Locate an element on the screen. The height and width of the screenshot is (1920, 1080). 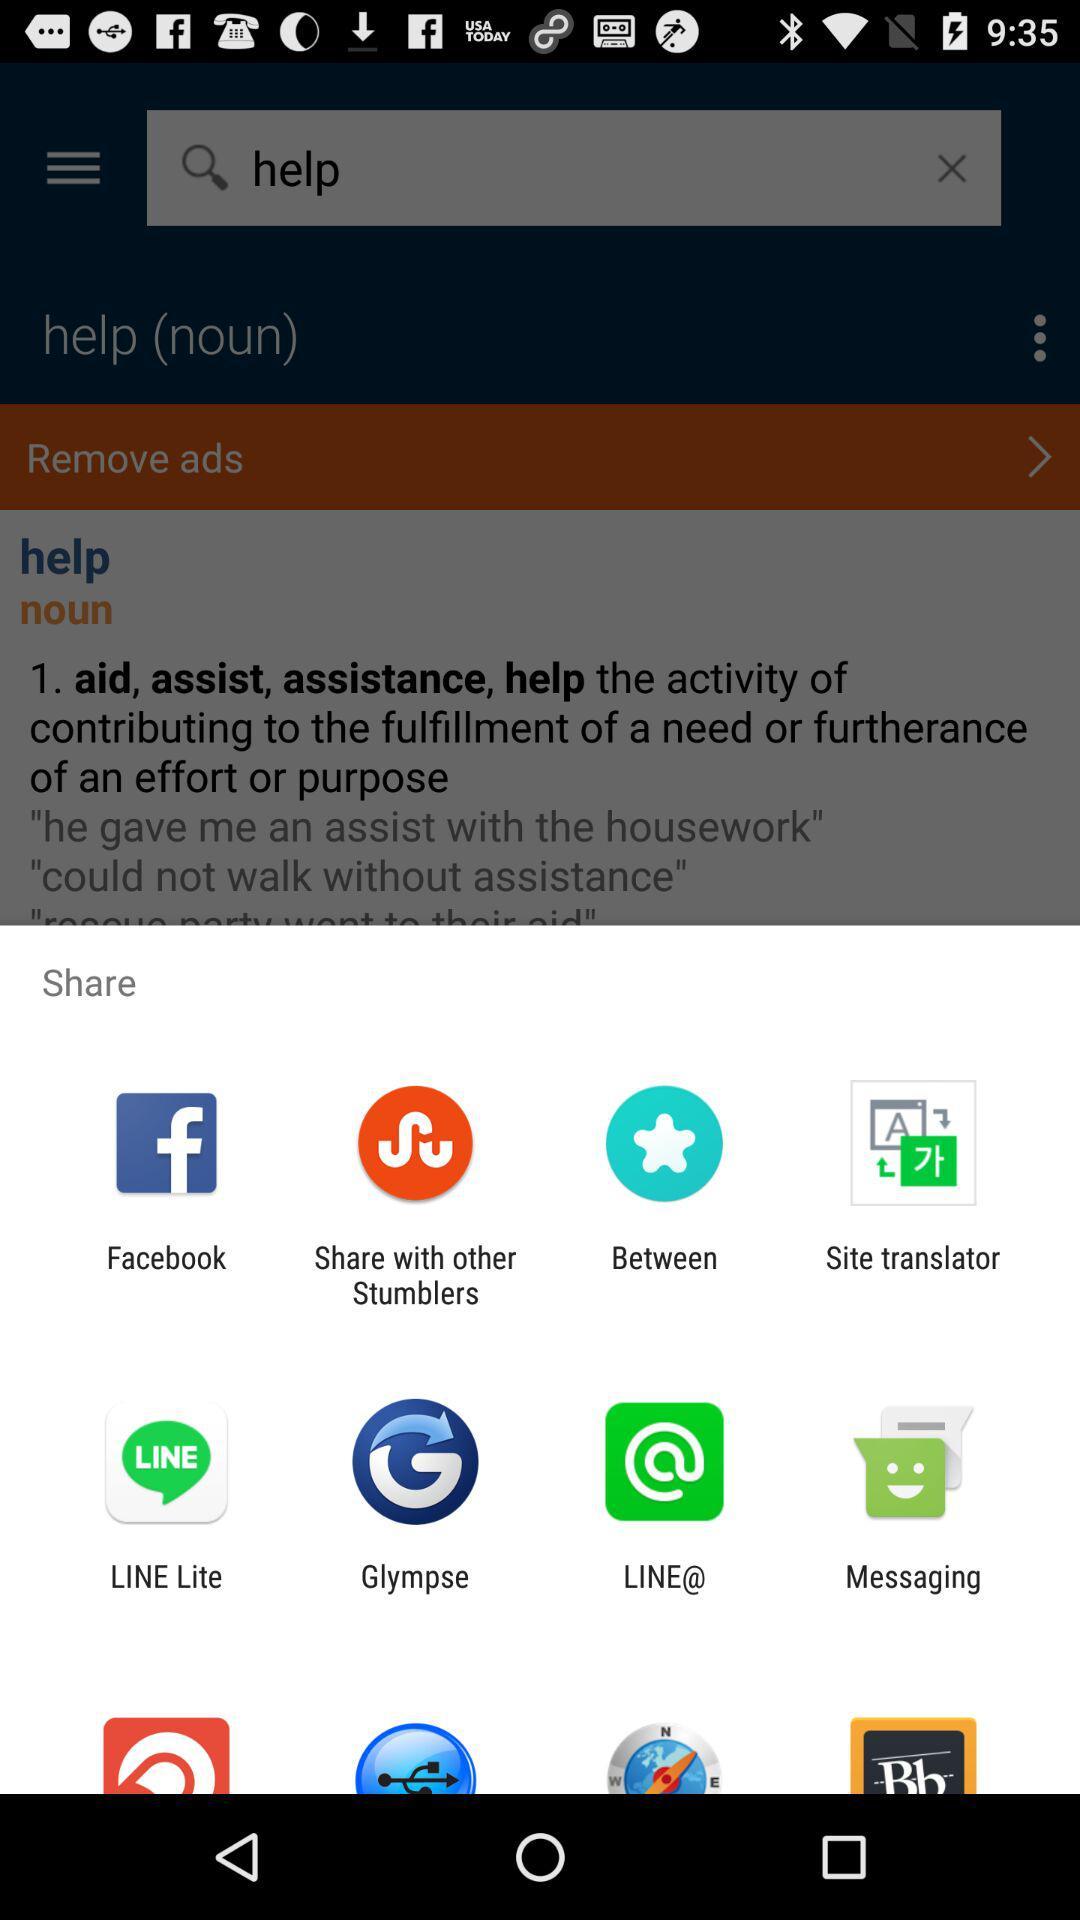
item to the right of line@ item is located at coordinates (913, 1592).